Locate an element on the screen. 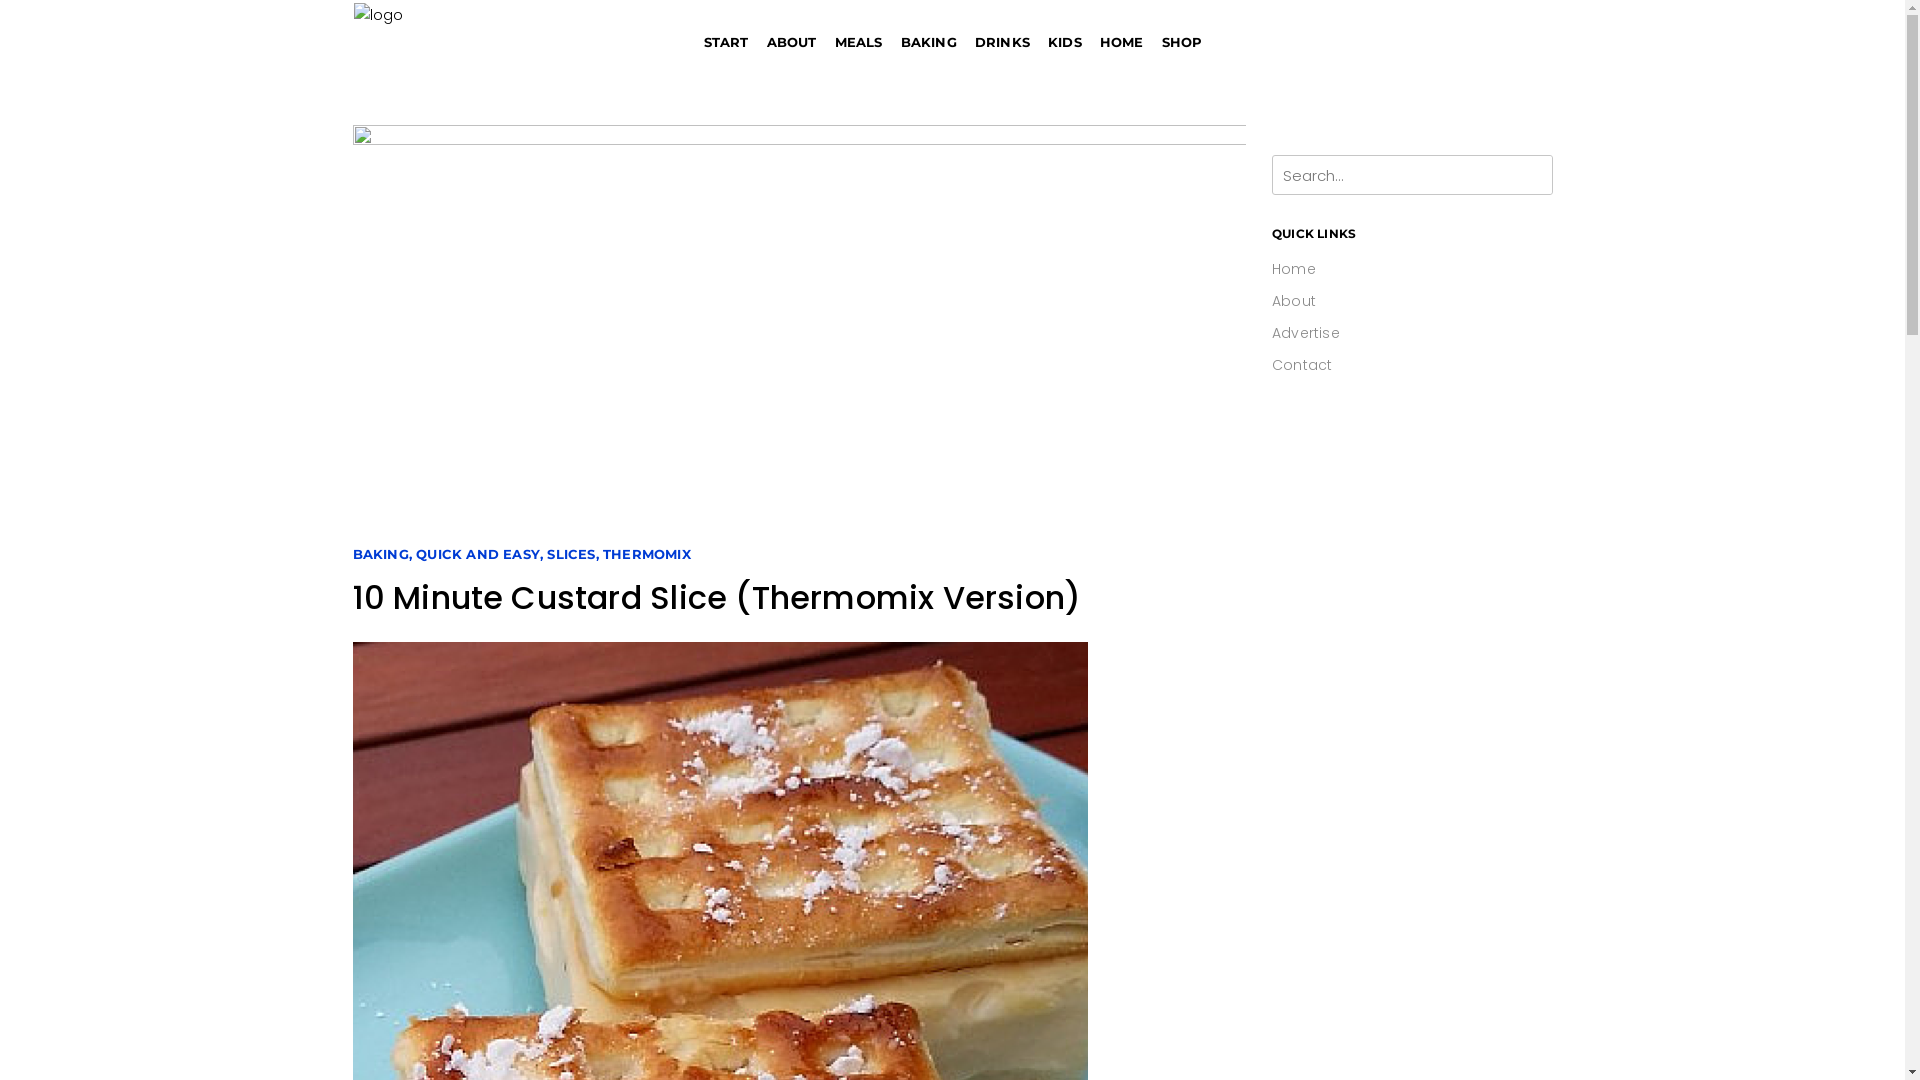 This screenshot has height=1080, width=1920. 'Search for:' is located at coordinates (1271, 173).